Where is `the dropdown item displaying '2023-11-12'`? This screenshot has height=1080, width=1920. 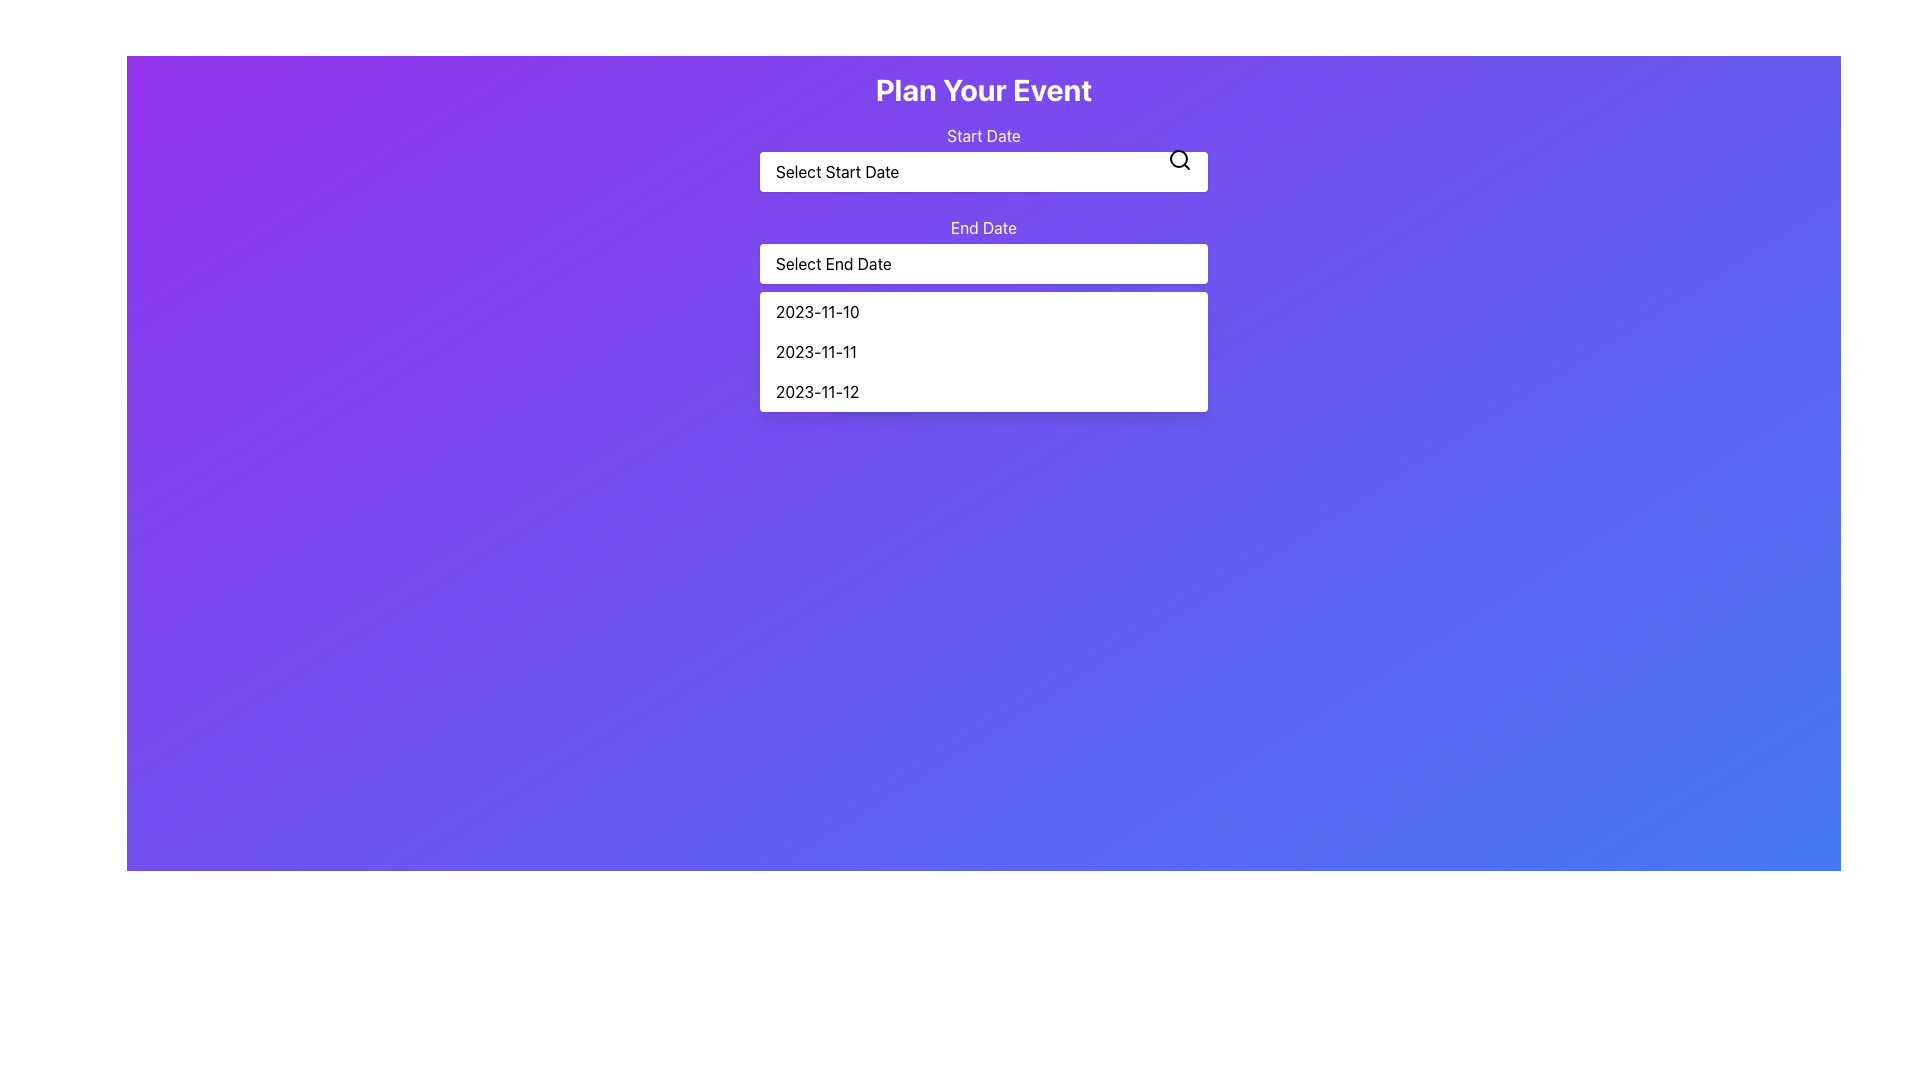 the dropdown item displaying '2023-11-12' is located at coordinates (983, 392).